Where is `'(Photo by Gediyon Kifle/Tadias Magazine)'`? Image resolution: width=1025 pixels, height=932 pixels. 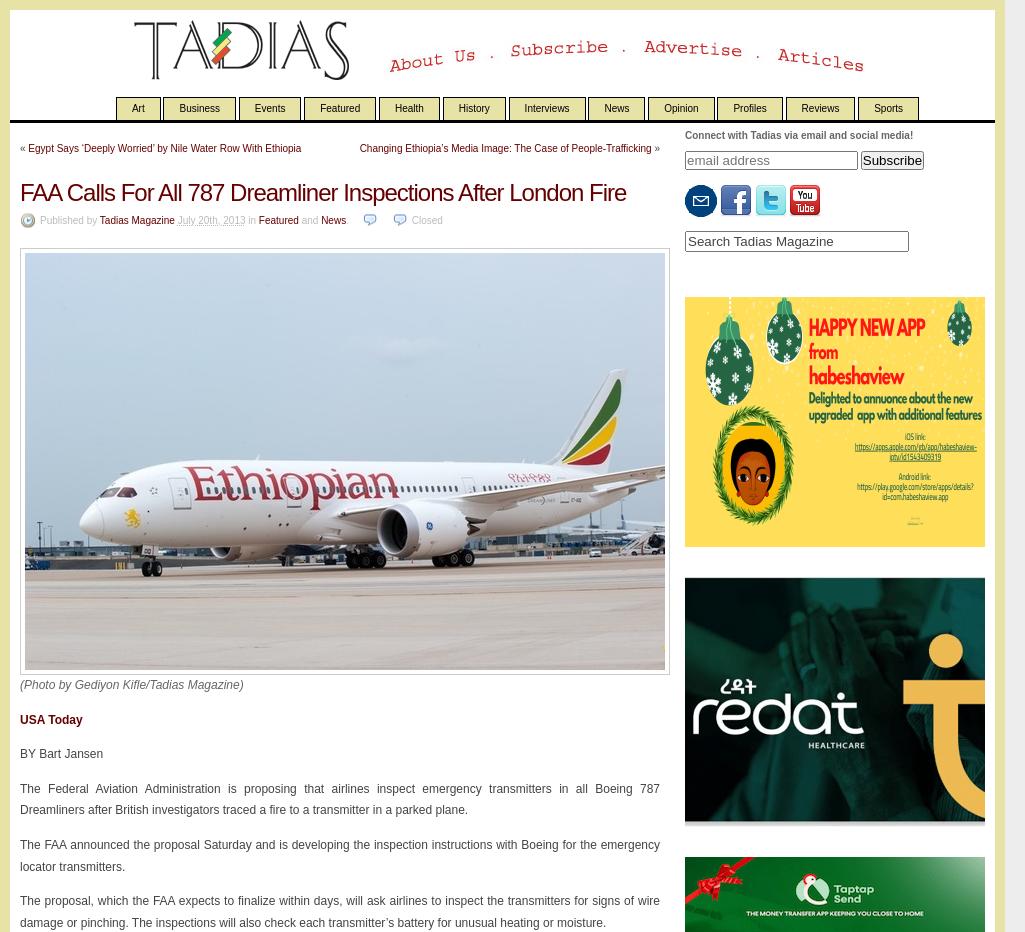 '(Photo by Gediyon Kifle/Tadias Magazine)' is located at coordinates (131, 685).